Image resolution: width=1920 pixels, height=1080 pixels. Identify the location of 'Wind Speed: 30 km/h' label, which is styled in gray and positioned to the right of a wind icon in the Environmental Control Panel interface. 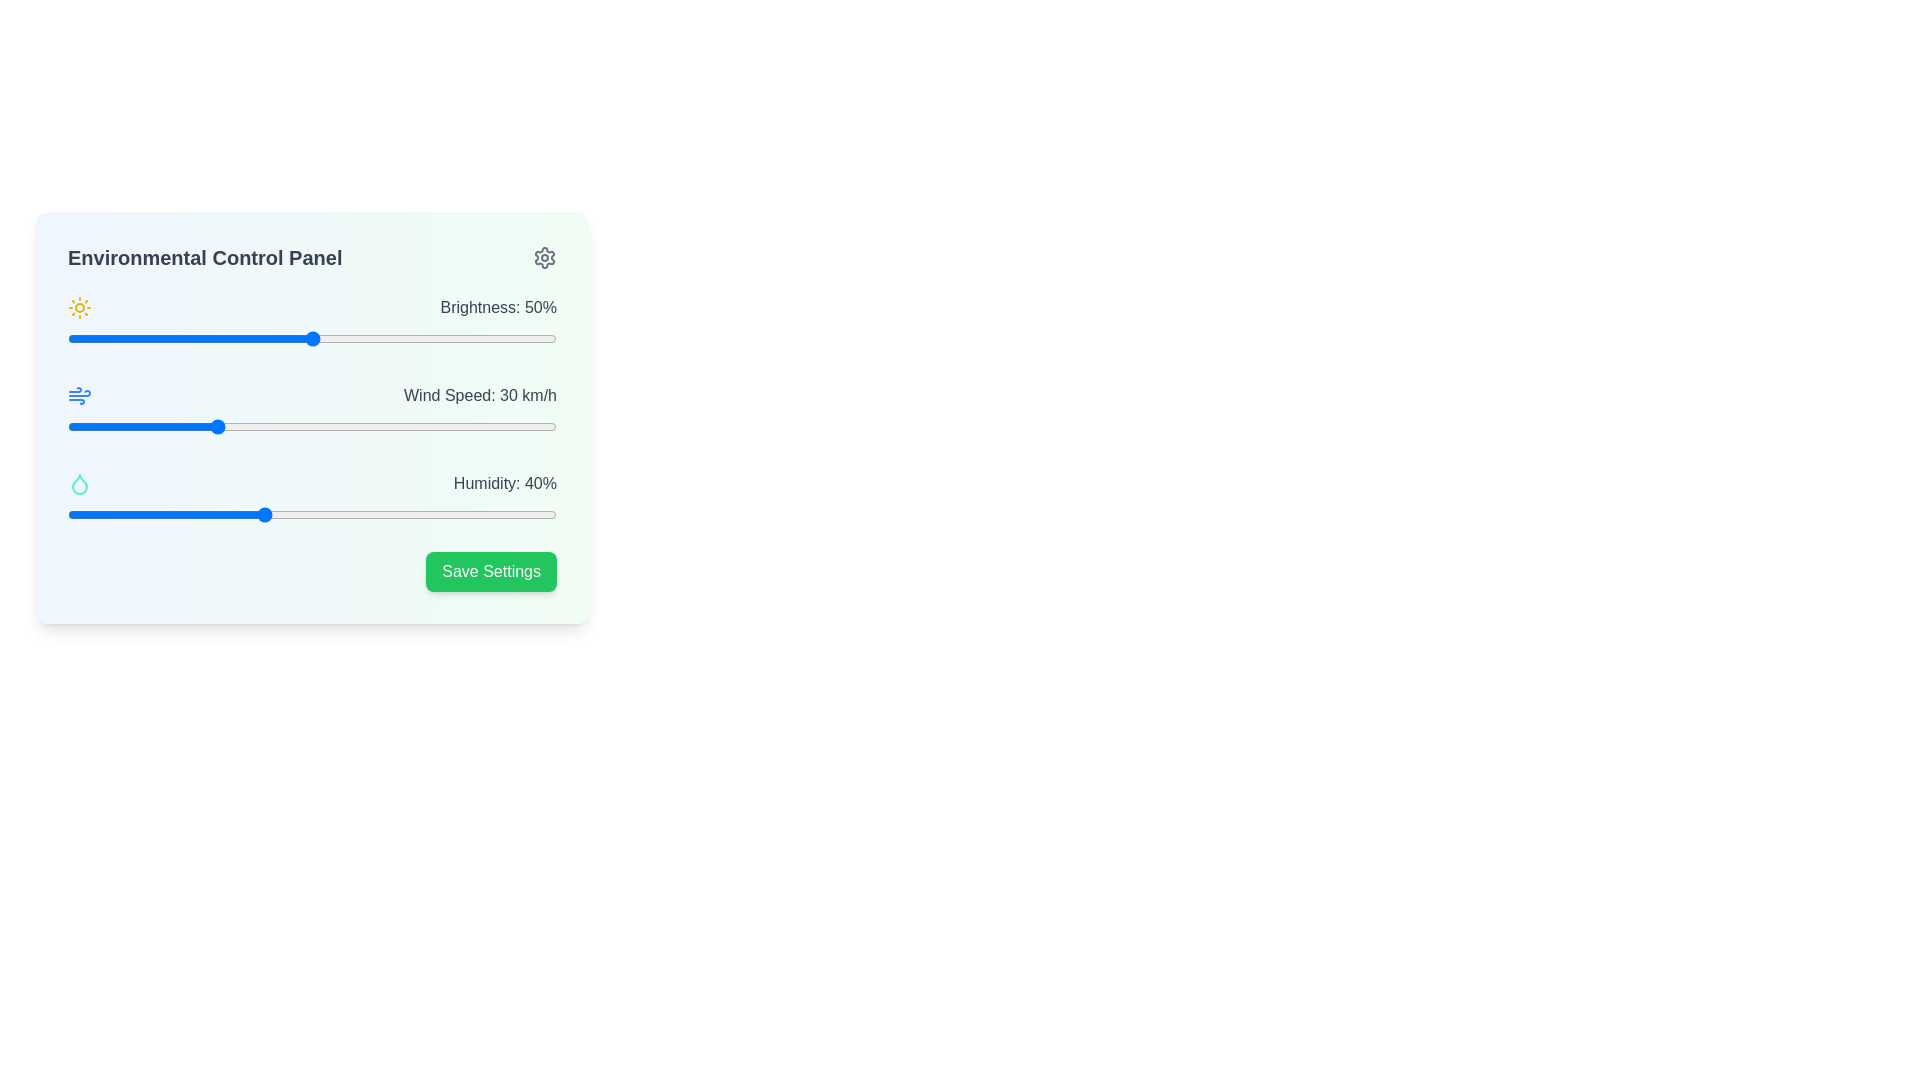
(311, 411).